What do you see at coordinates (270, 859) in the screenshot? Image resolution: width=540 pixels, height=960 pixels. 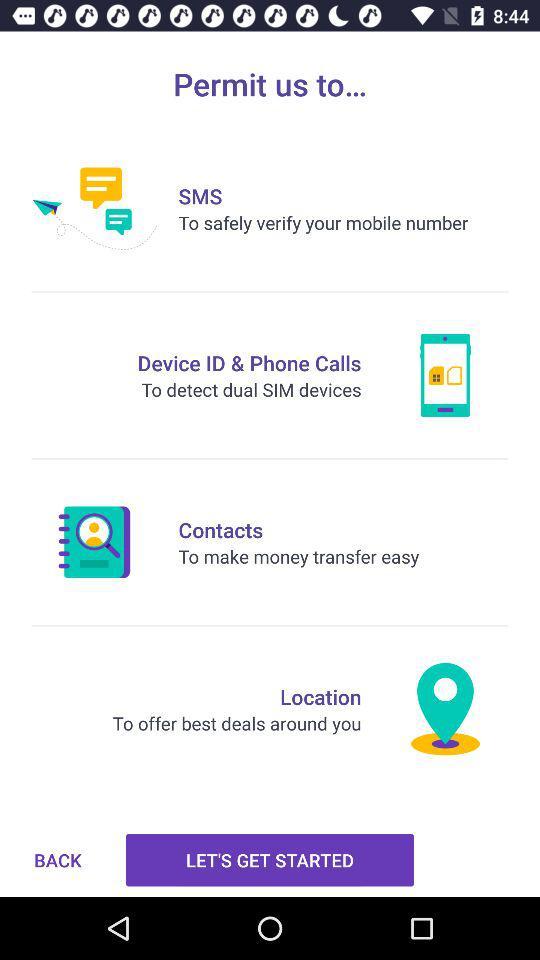 I see `icon next to the back icon` at bounding box center [270, 859].